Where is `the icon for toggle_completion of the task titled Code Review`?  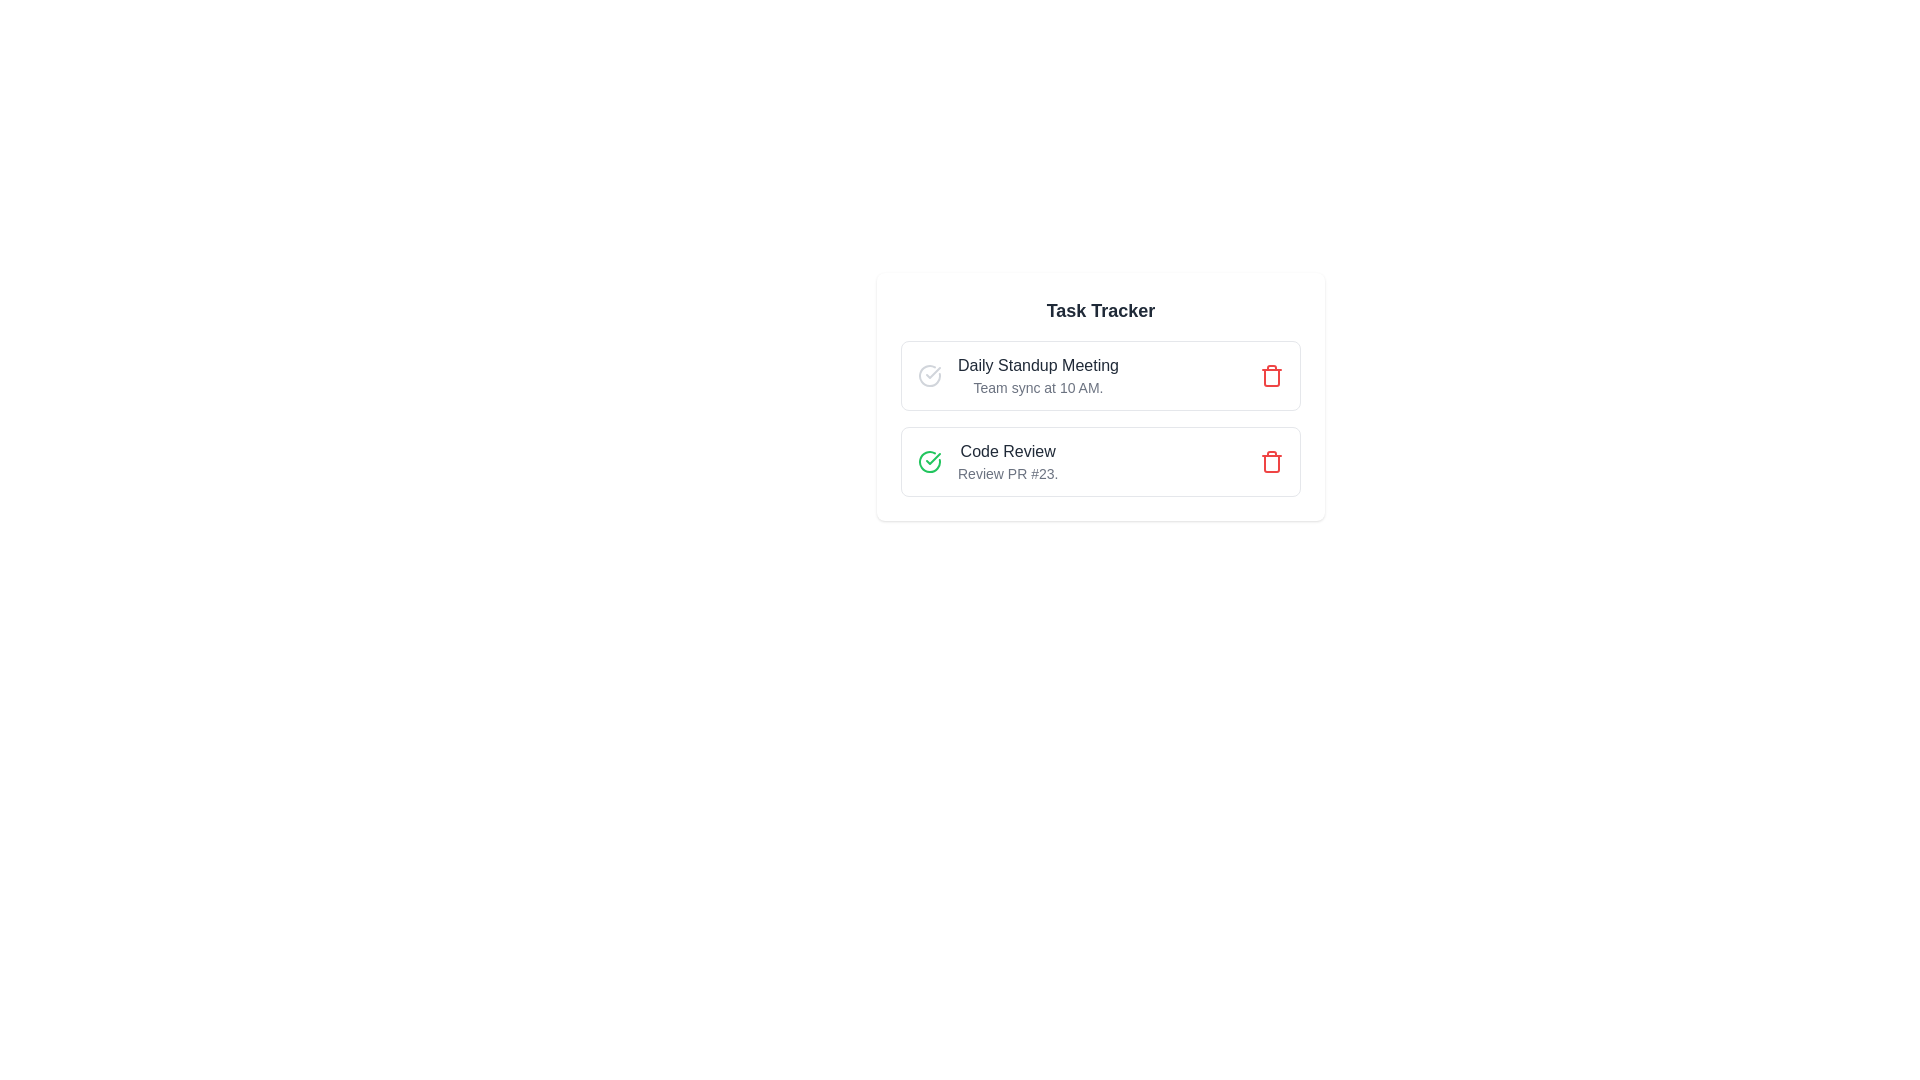
the icon for toggle_completion of the task titled Code Review is located at coordinates (929, 462).